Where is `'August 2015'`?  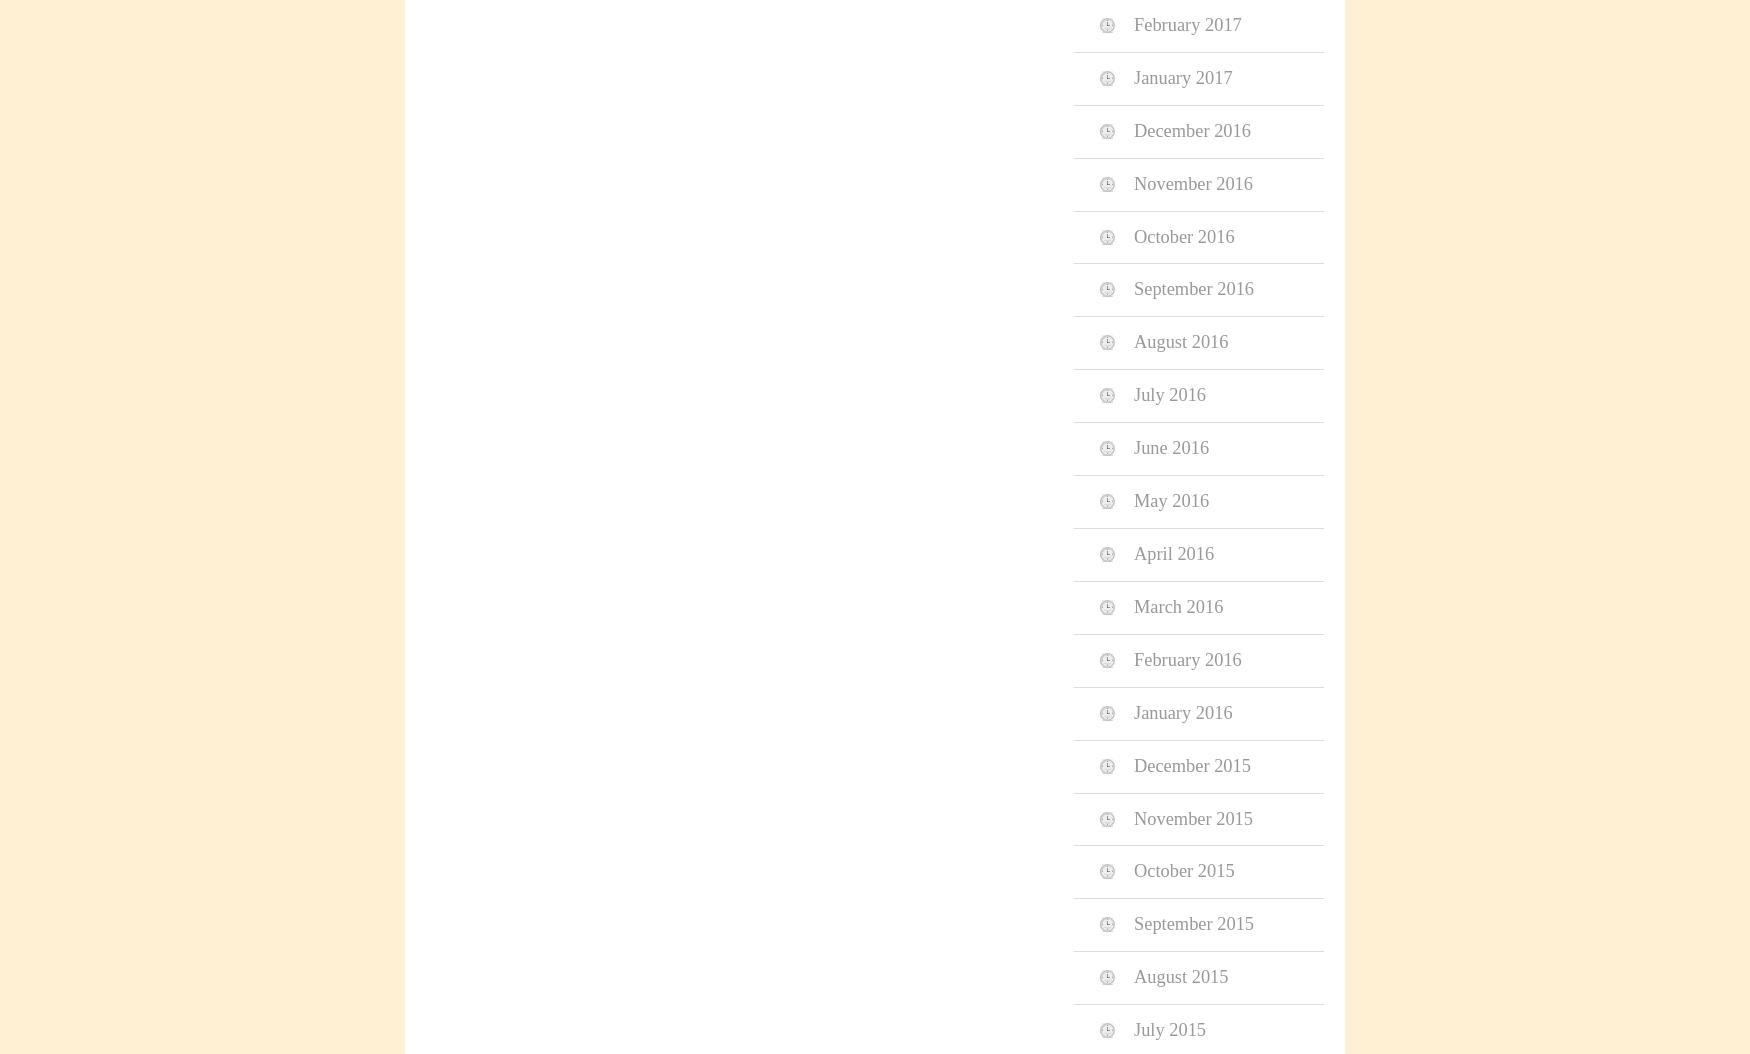
'August 2015' is located at coordinates (1133, 976).